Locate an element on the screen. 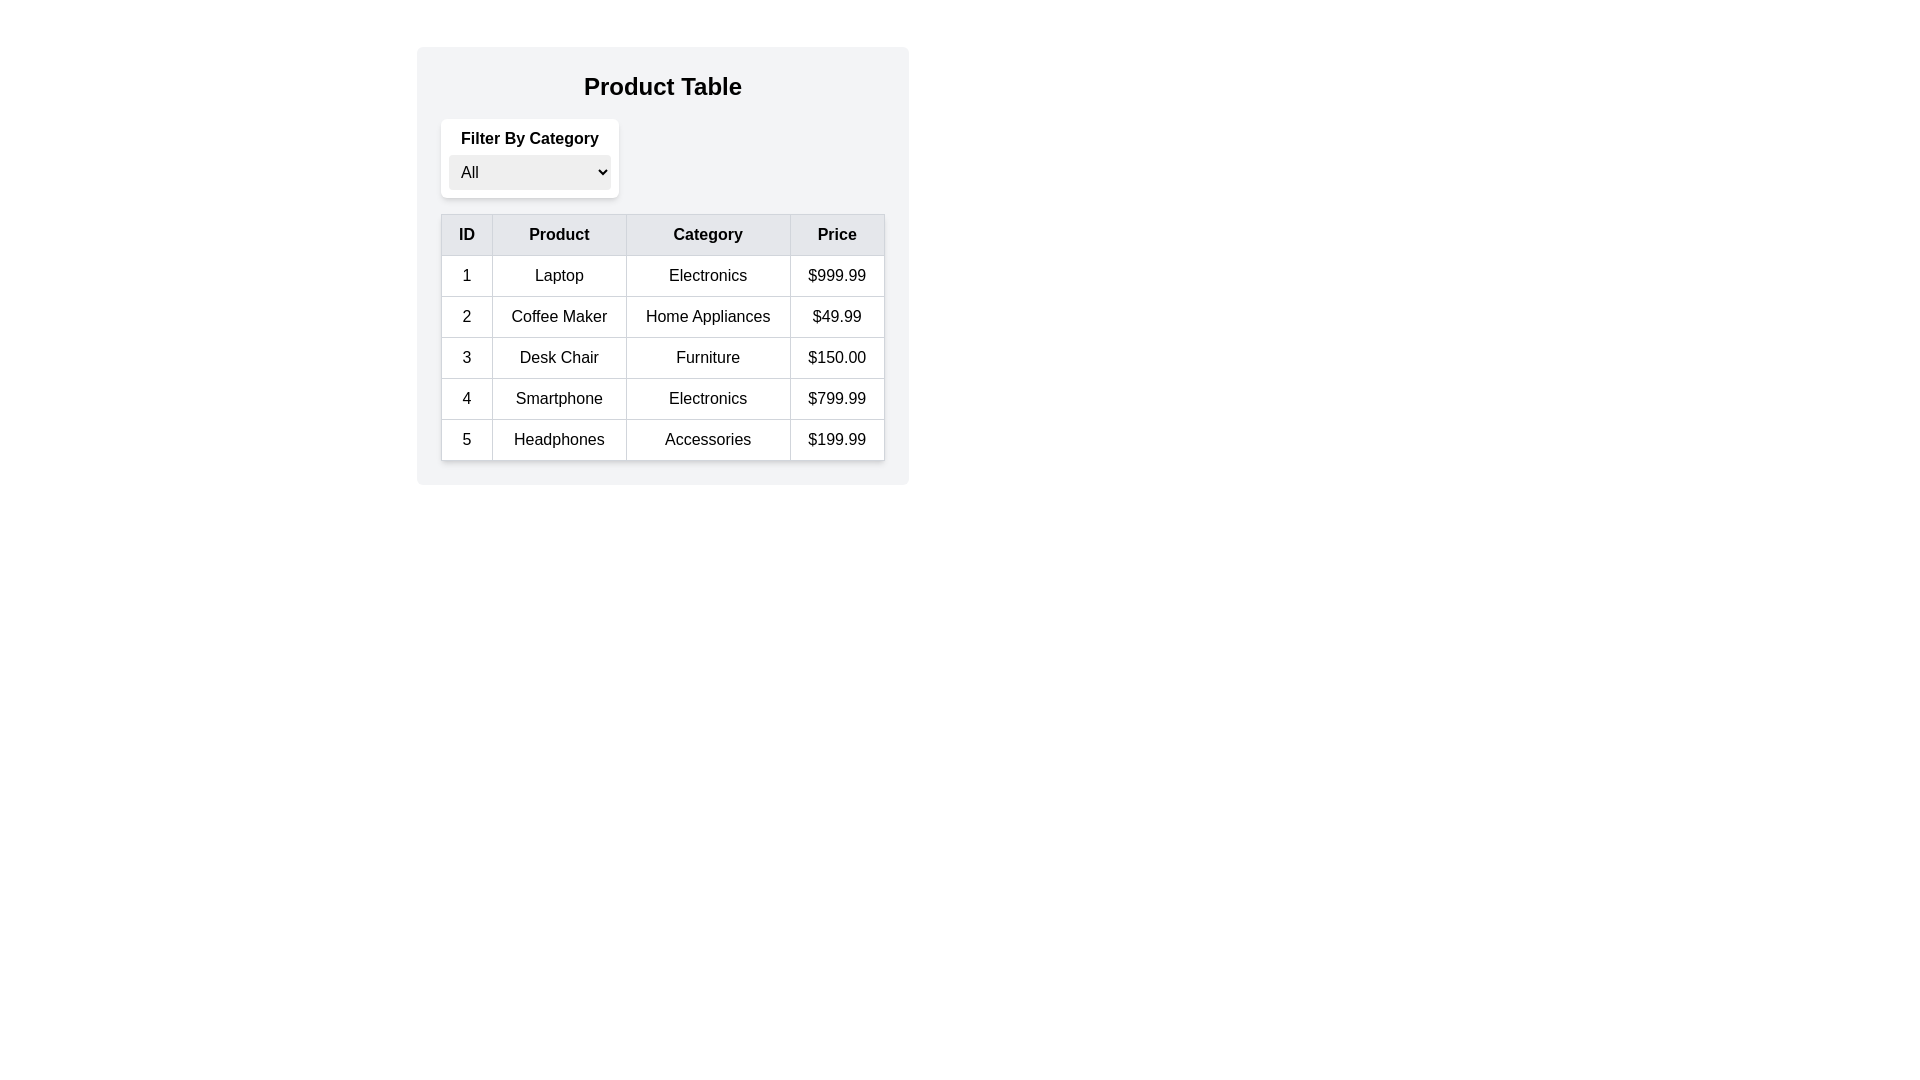  the text display field labeled 'Headphones' in the second column of the fifth row in the table is located at coordinates (559, 438).